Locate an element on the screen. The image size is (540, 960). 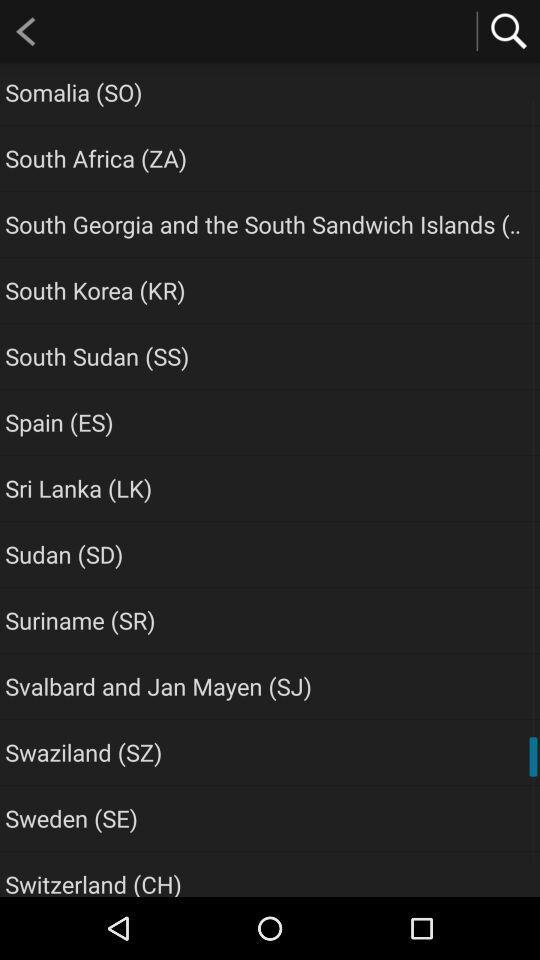
icon above the swaziland (sz) icon is located at coordinates (157, 686).